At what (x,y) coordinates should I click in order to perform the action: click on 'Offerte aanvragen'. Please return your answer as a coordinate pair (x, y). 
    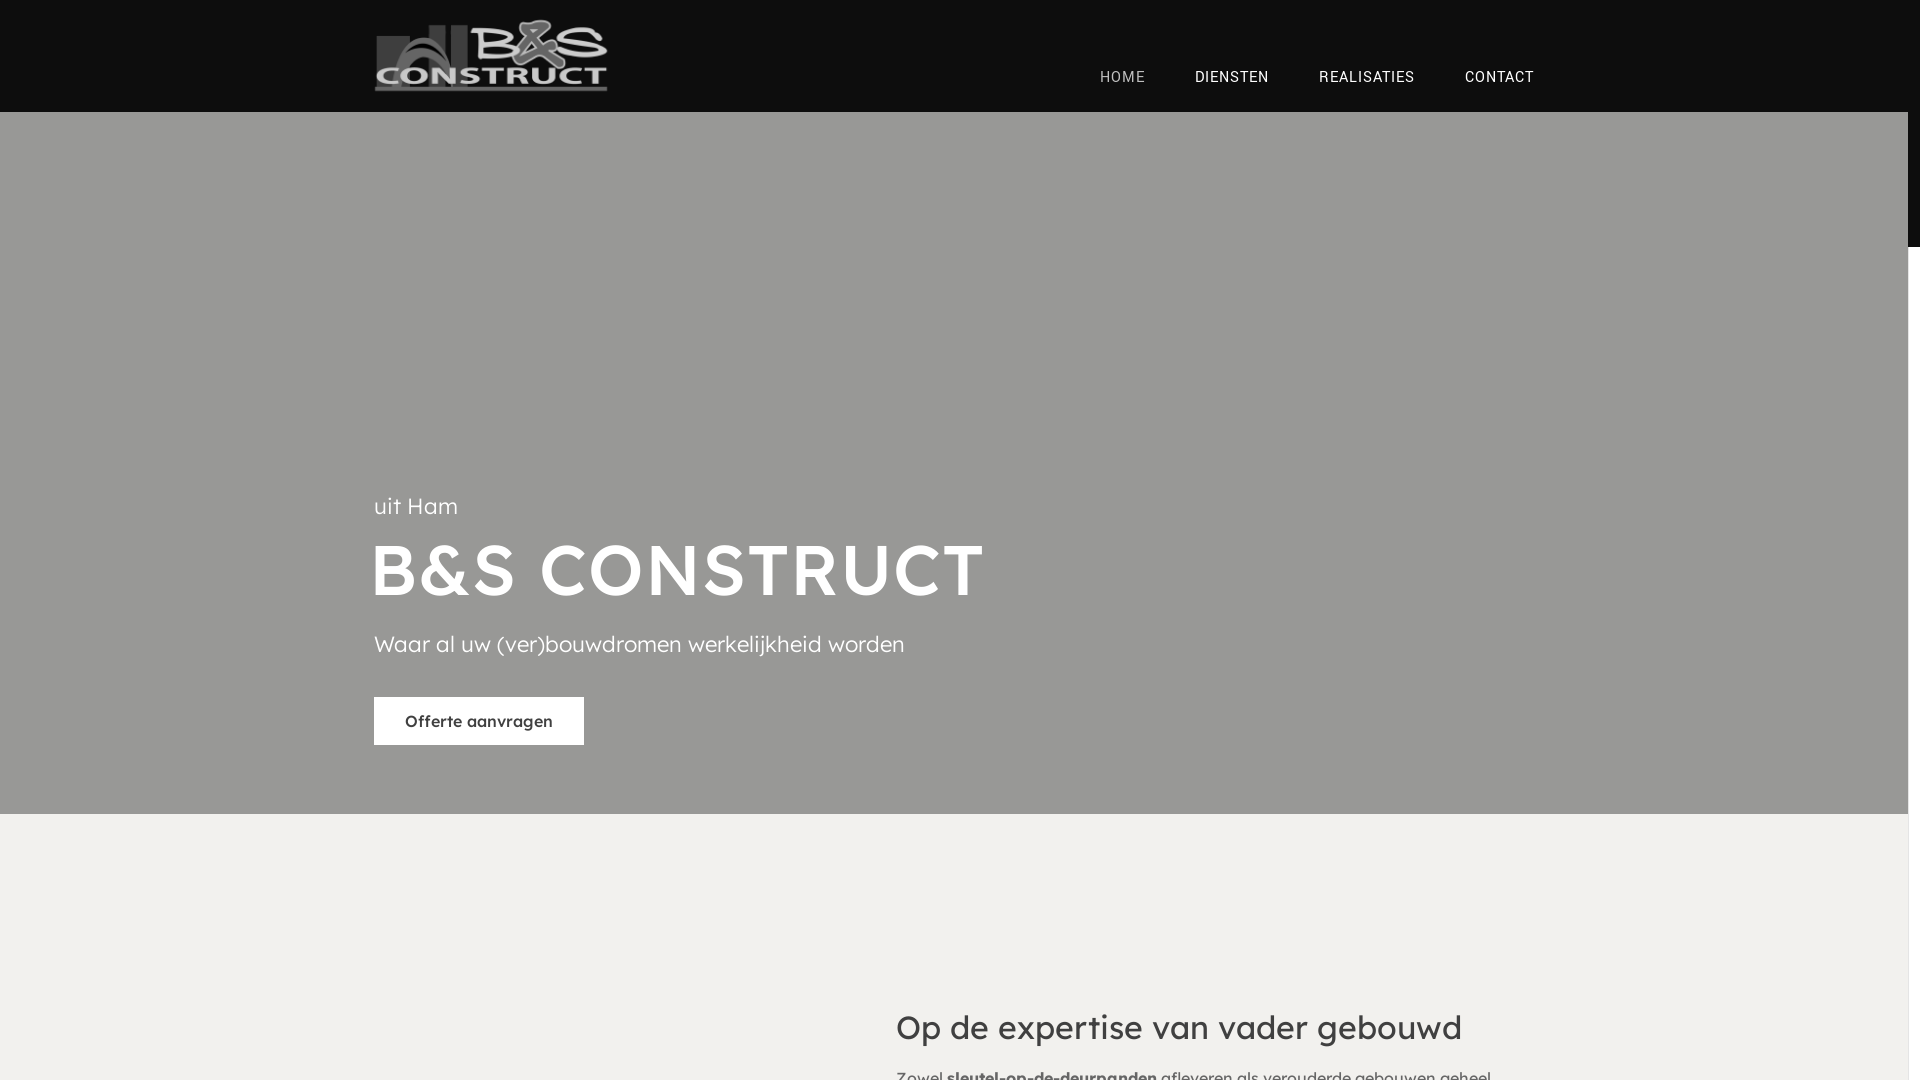
    Looking at the image, I should click on (478, 721).